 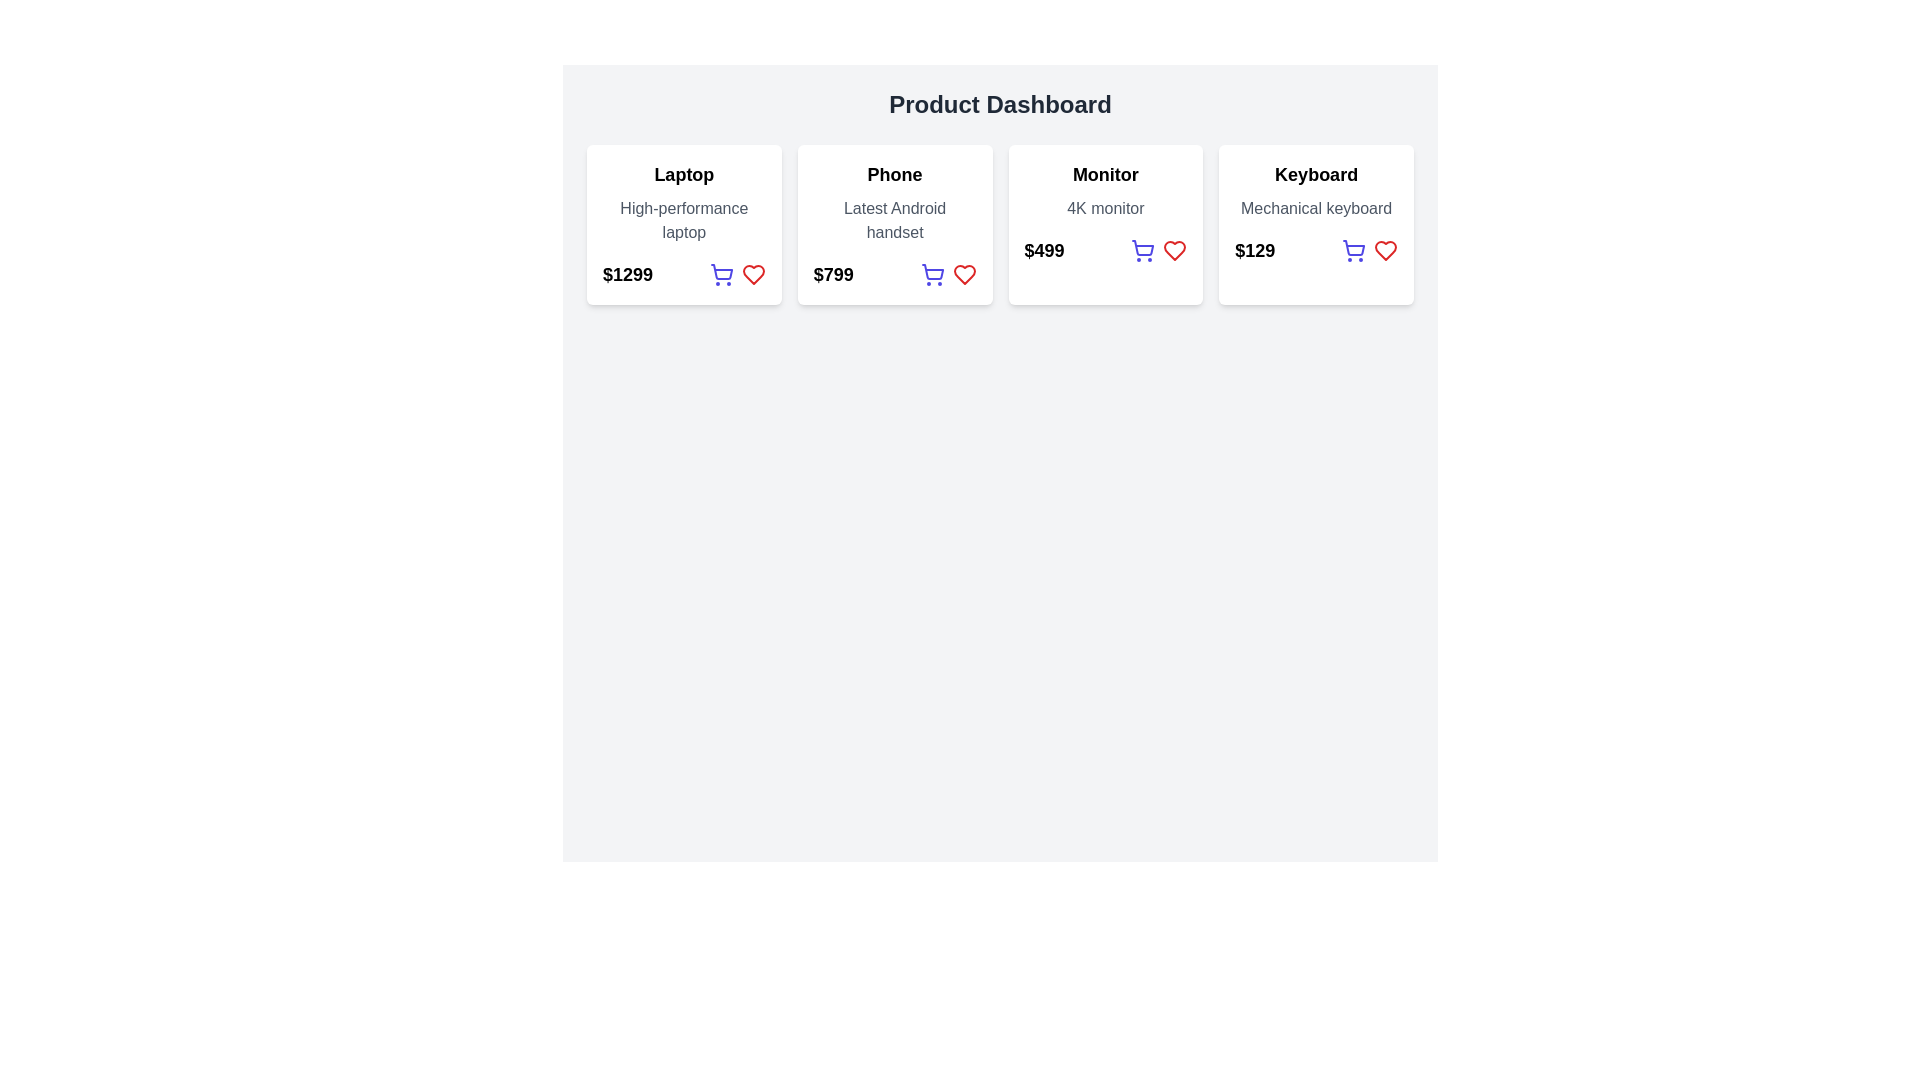 What do you see at coordinates (752, 274) in the screenshot?
I see `the heart-shaped icon button located at the bottom-right corner of the 'Laptop' product card` at bounding box center [752, 274].